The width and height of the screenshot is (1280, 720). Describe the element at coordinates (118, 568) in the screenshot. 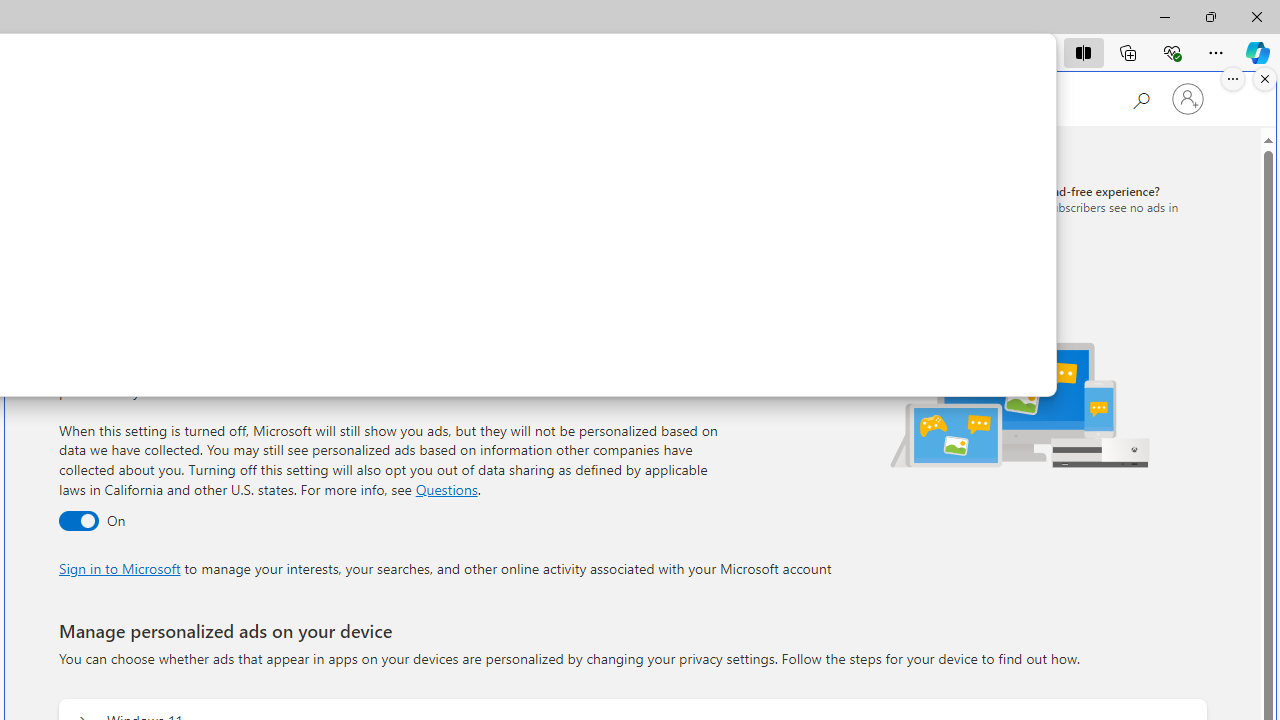

I see `'Sign in to Microsoft'` at that location.